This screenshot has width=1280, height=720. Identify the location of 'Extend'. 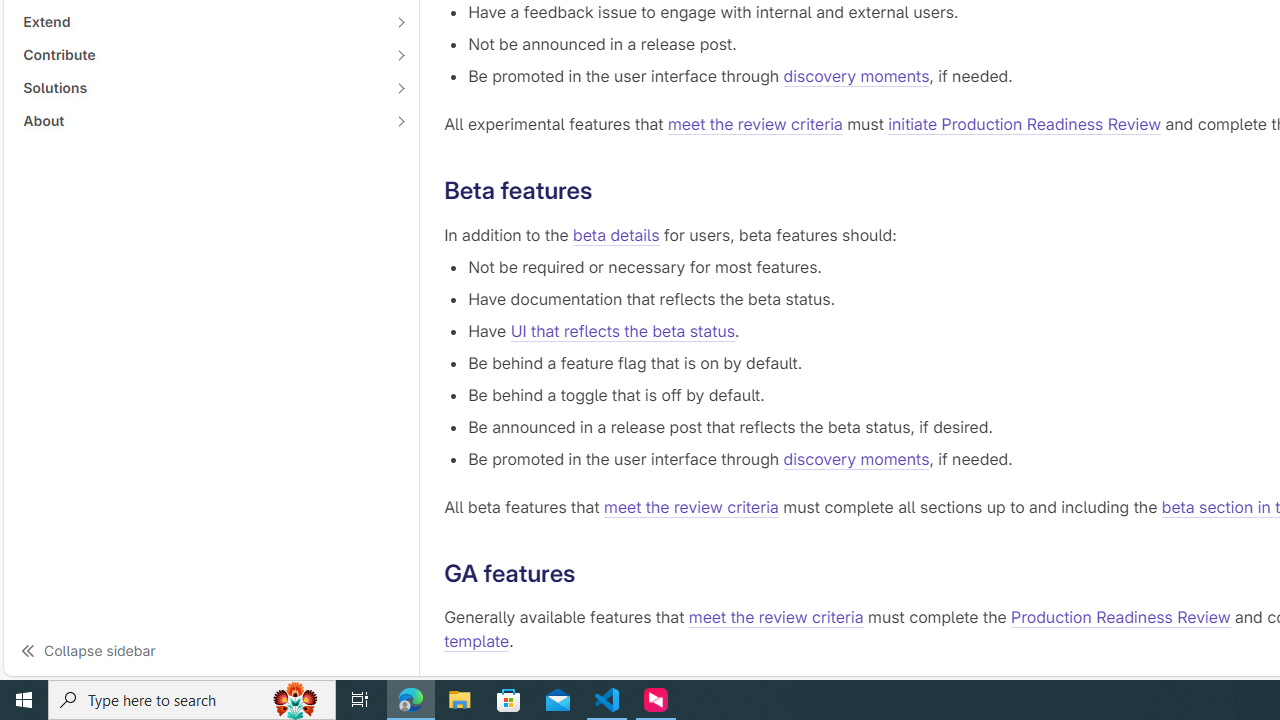
(200, 21).